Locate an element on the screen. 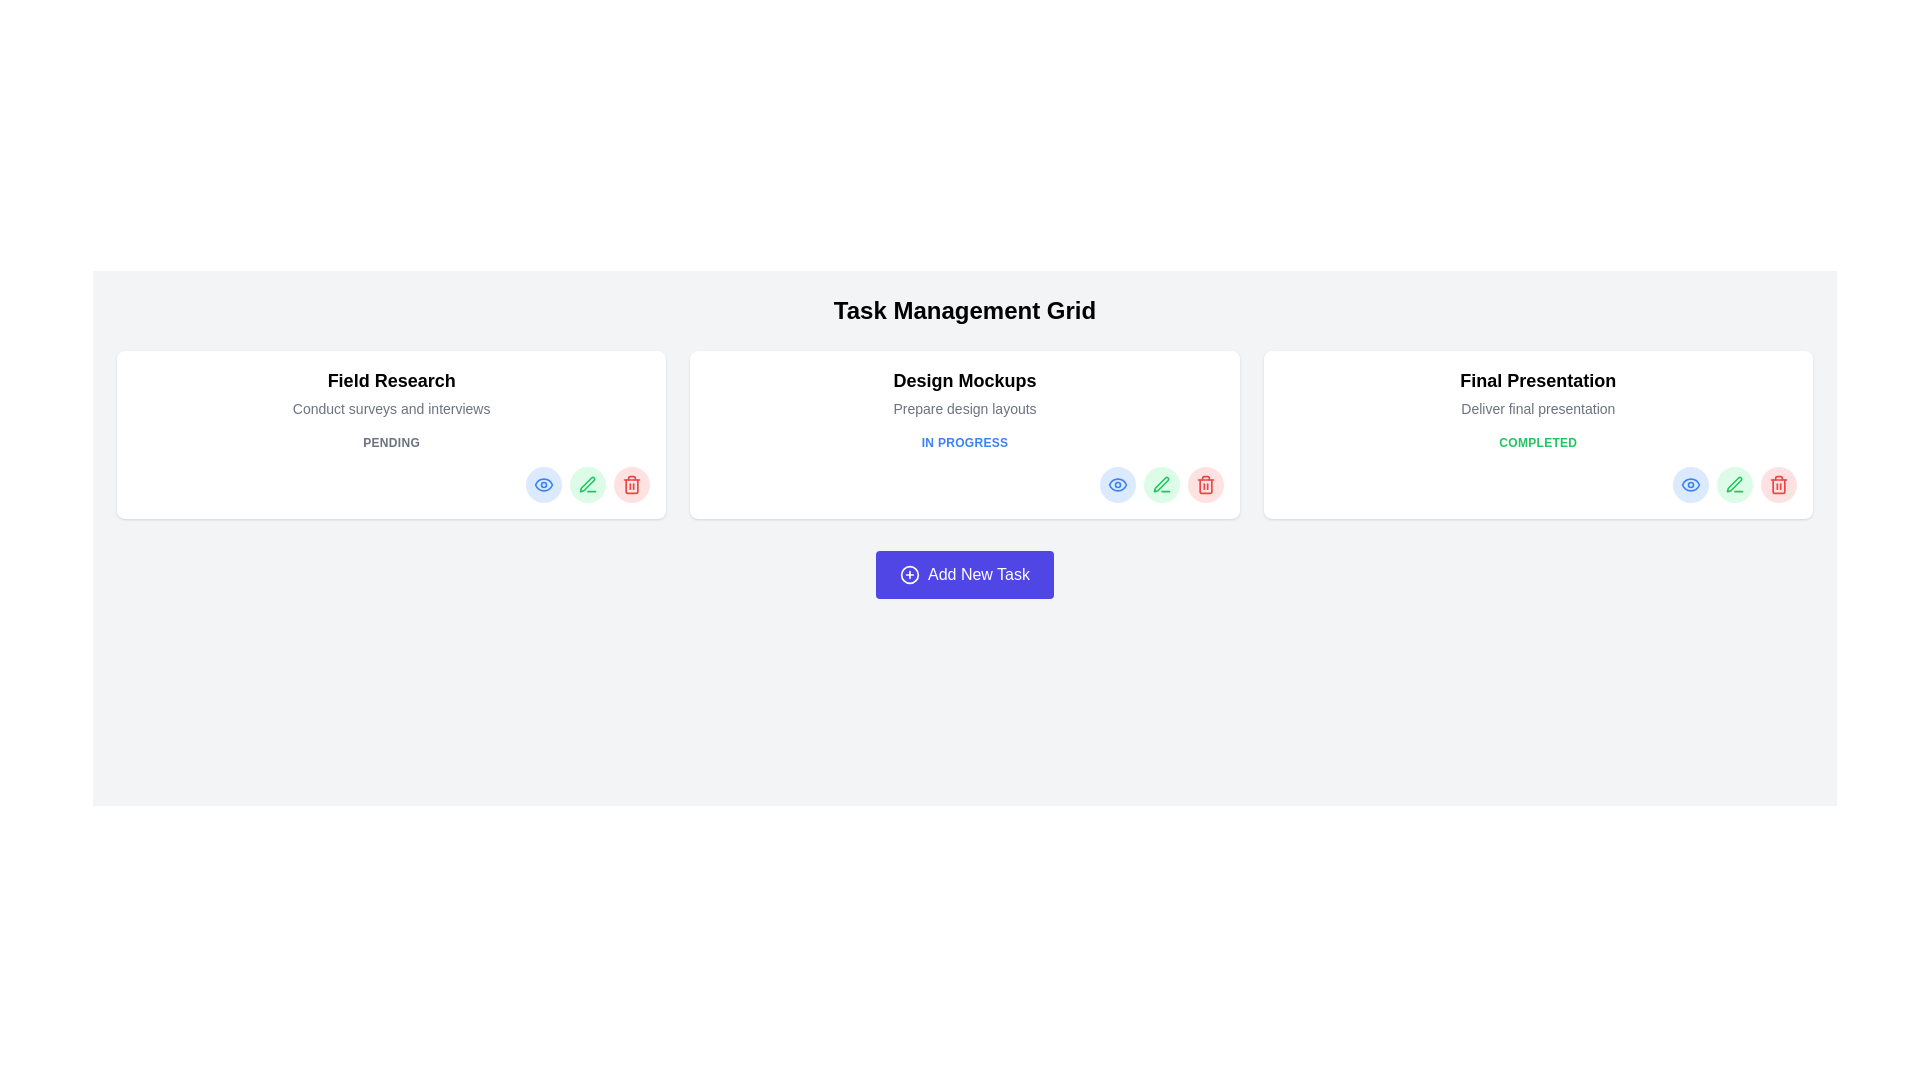 The height and width of the screenshot is (1080, 1920). the status of the Task Card titled 'Field Research' which has a white background and a status label 'PENDING' at the bottom center is located at coordinates (391, 434).